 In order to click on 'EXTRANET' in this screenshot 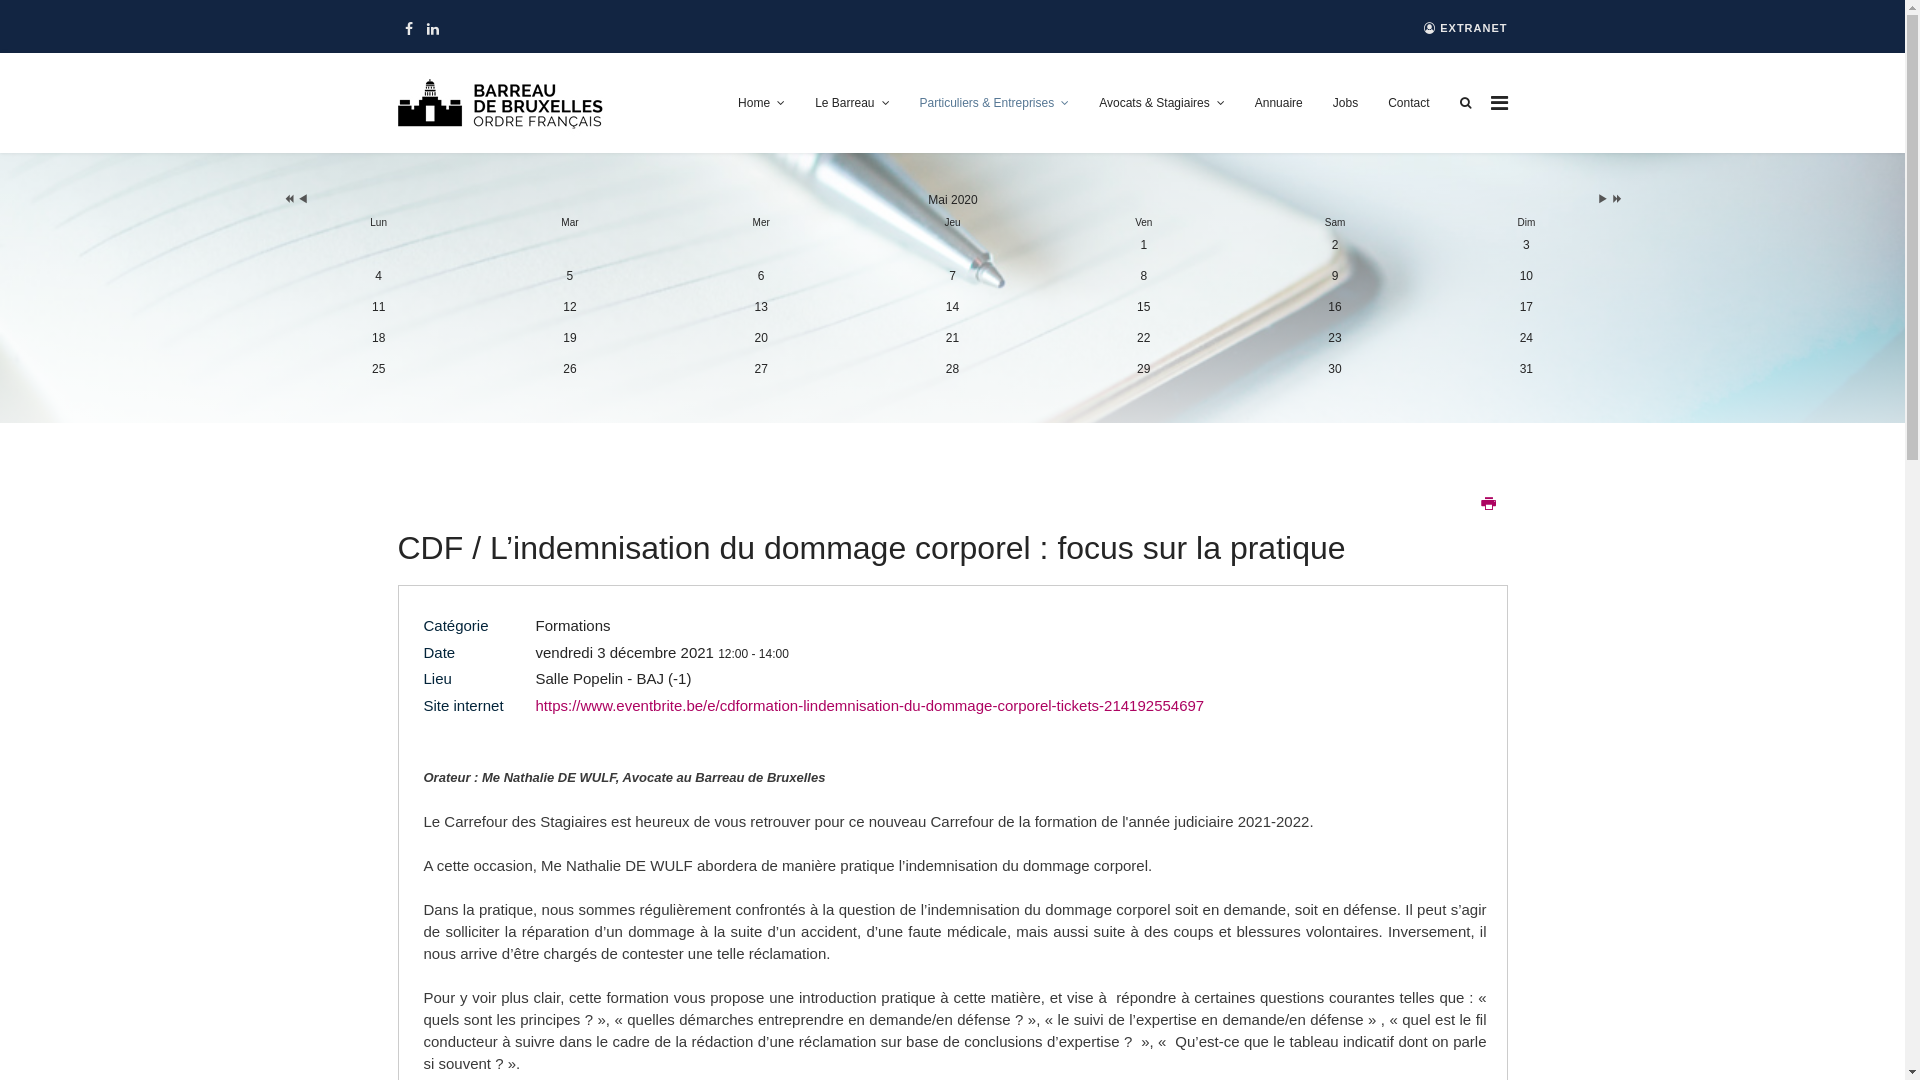, I will do `click(1465, 28)`.